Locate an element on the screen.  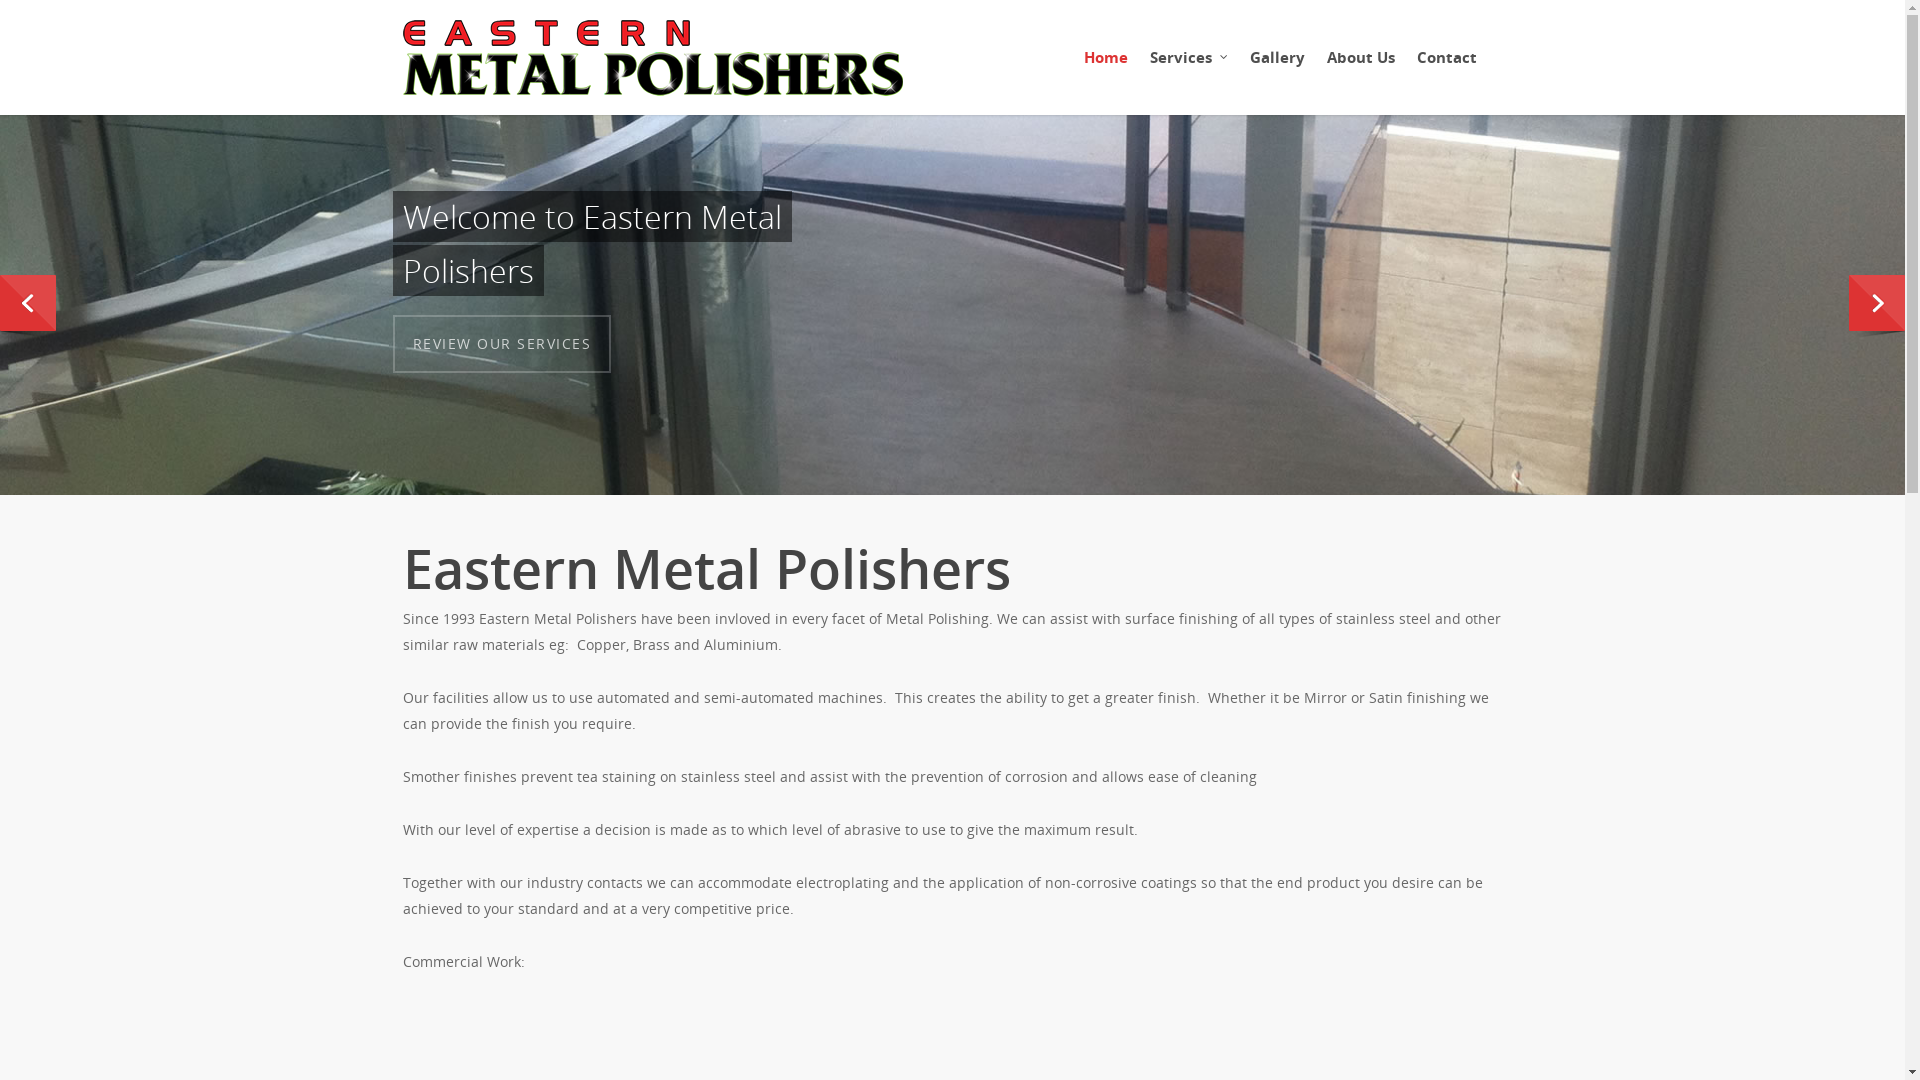
'About Us' is located at coordinates (1315, 66).